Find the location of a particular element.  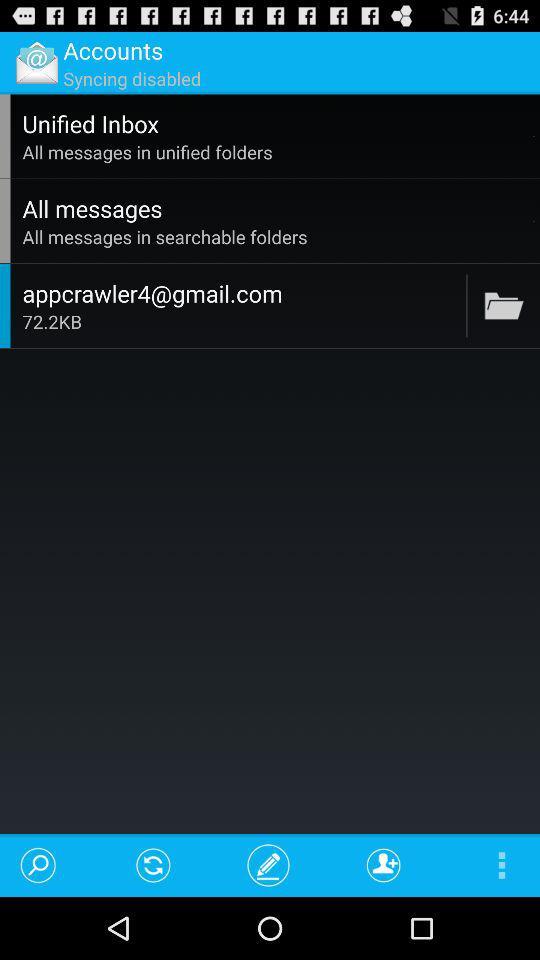

app below the 72.2kb icon is located at coordinates (383, 864).